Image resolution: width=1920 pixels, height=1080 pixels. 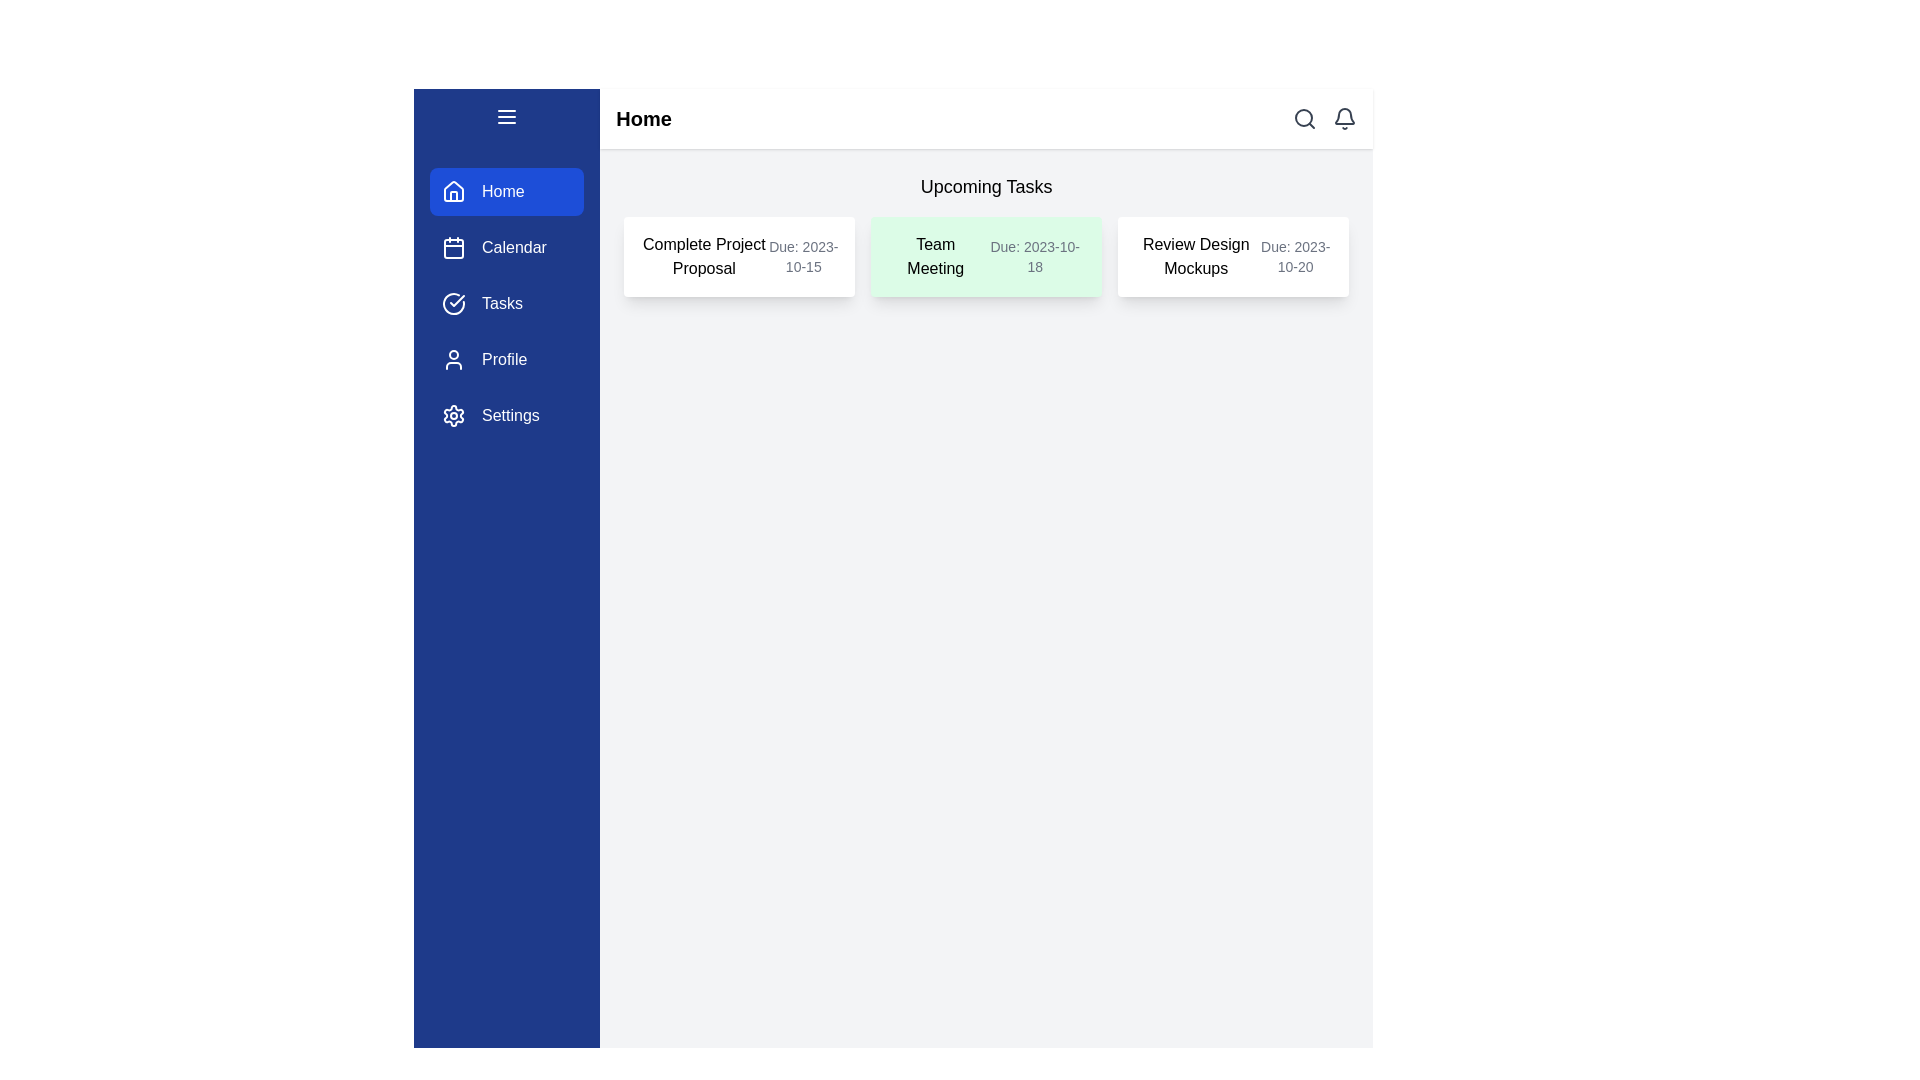 What do you see at coordinates (453, 192) in the screenshot?
I see `the 'Home' SVG graphic icon located within the blue-highlighted 'Home' button on the vertical navigation menu` at bounding box center [453, 192].